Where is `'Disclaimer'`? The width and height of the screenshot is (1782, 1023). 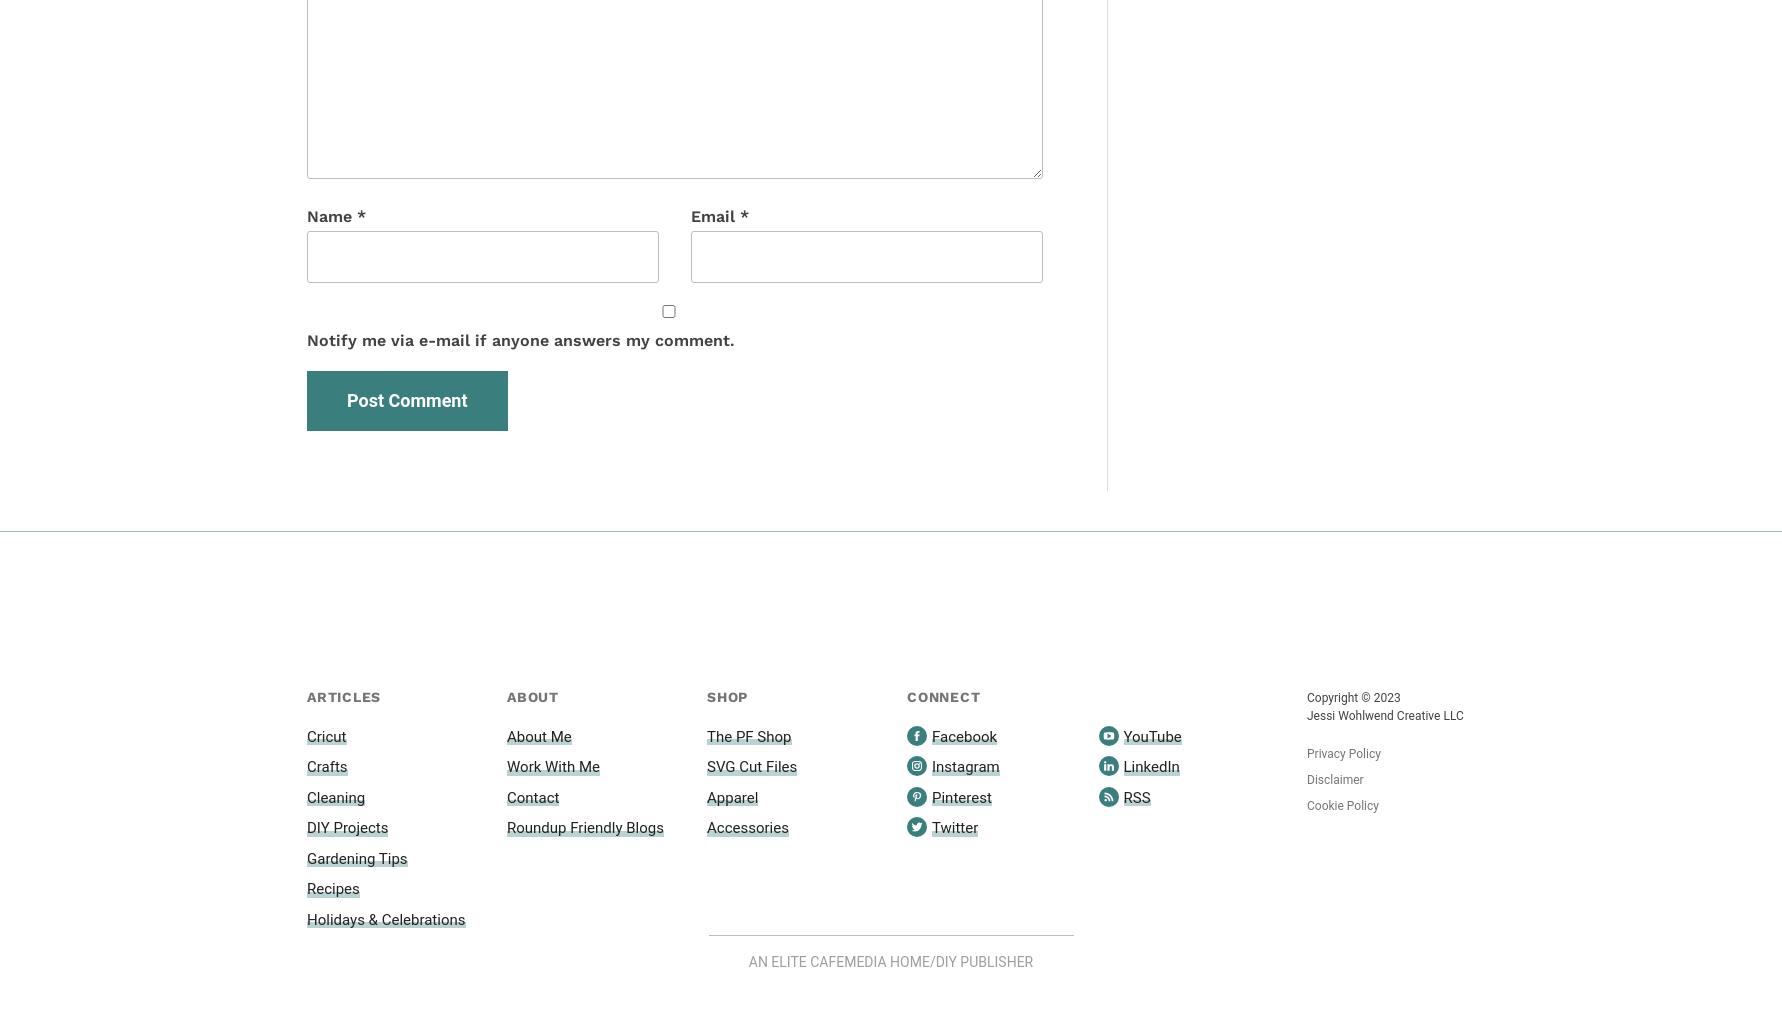 'Disclaimer' is located at coordinates (1335, 778).